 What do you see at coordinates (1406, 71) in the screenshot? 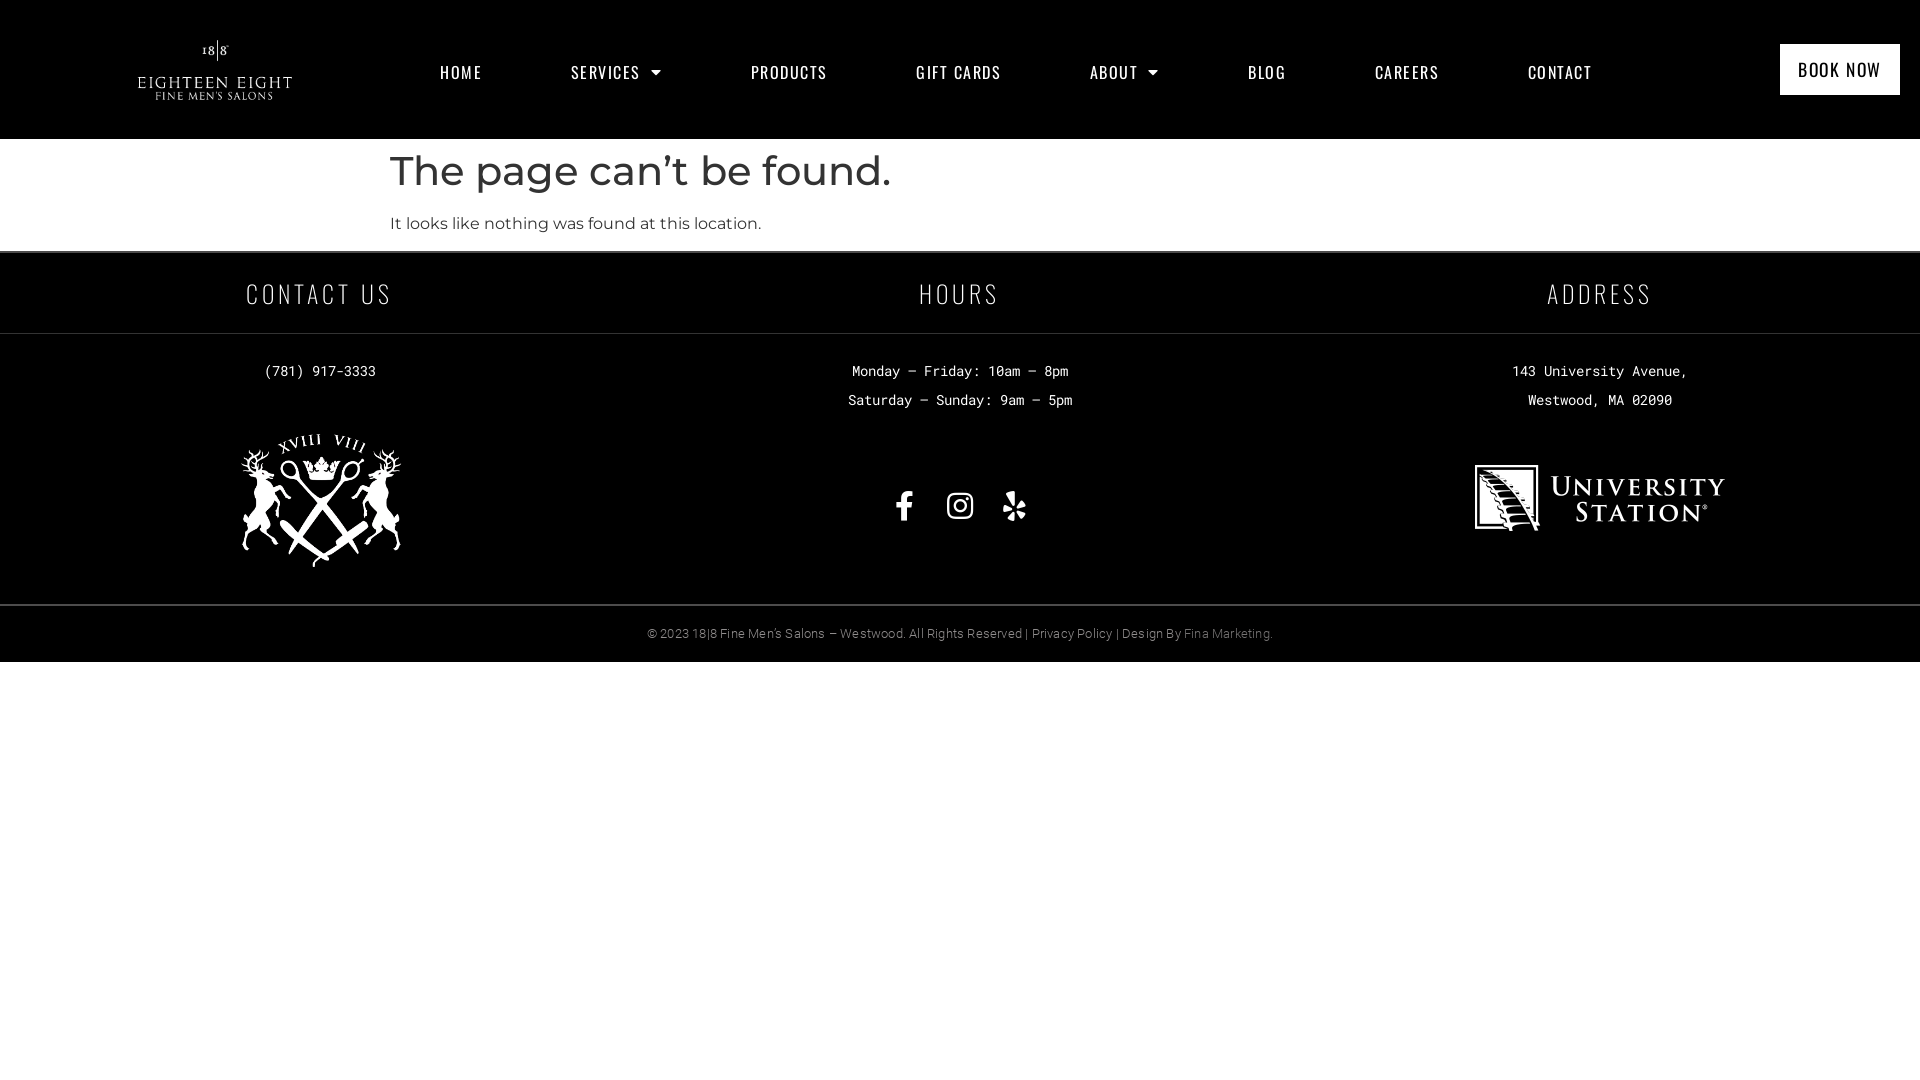
I see `'CAREERS'` at bounding box center [1406, 71].